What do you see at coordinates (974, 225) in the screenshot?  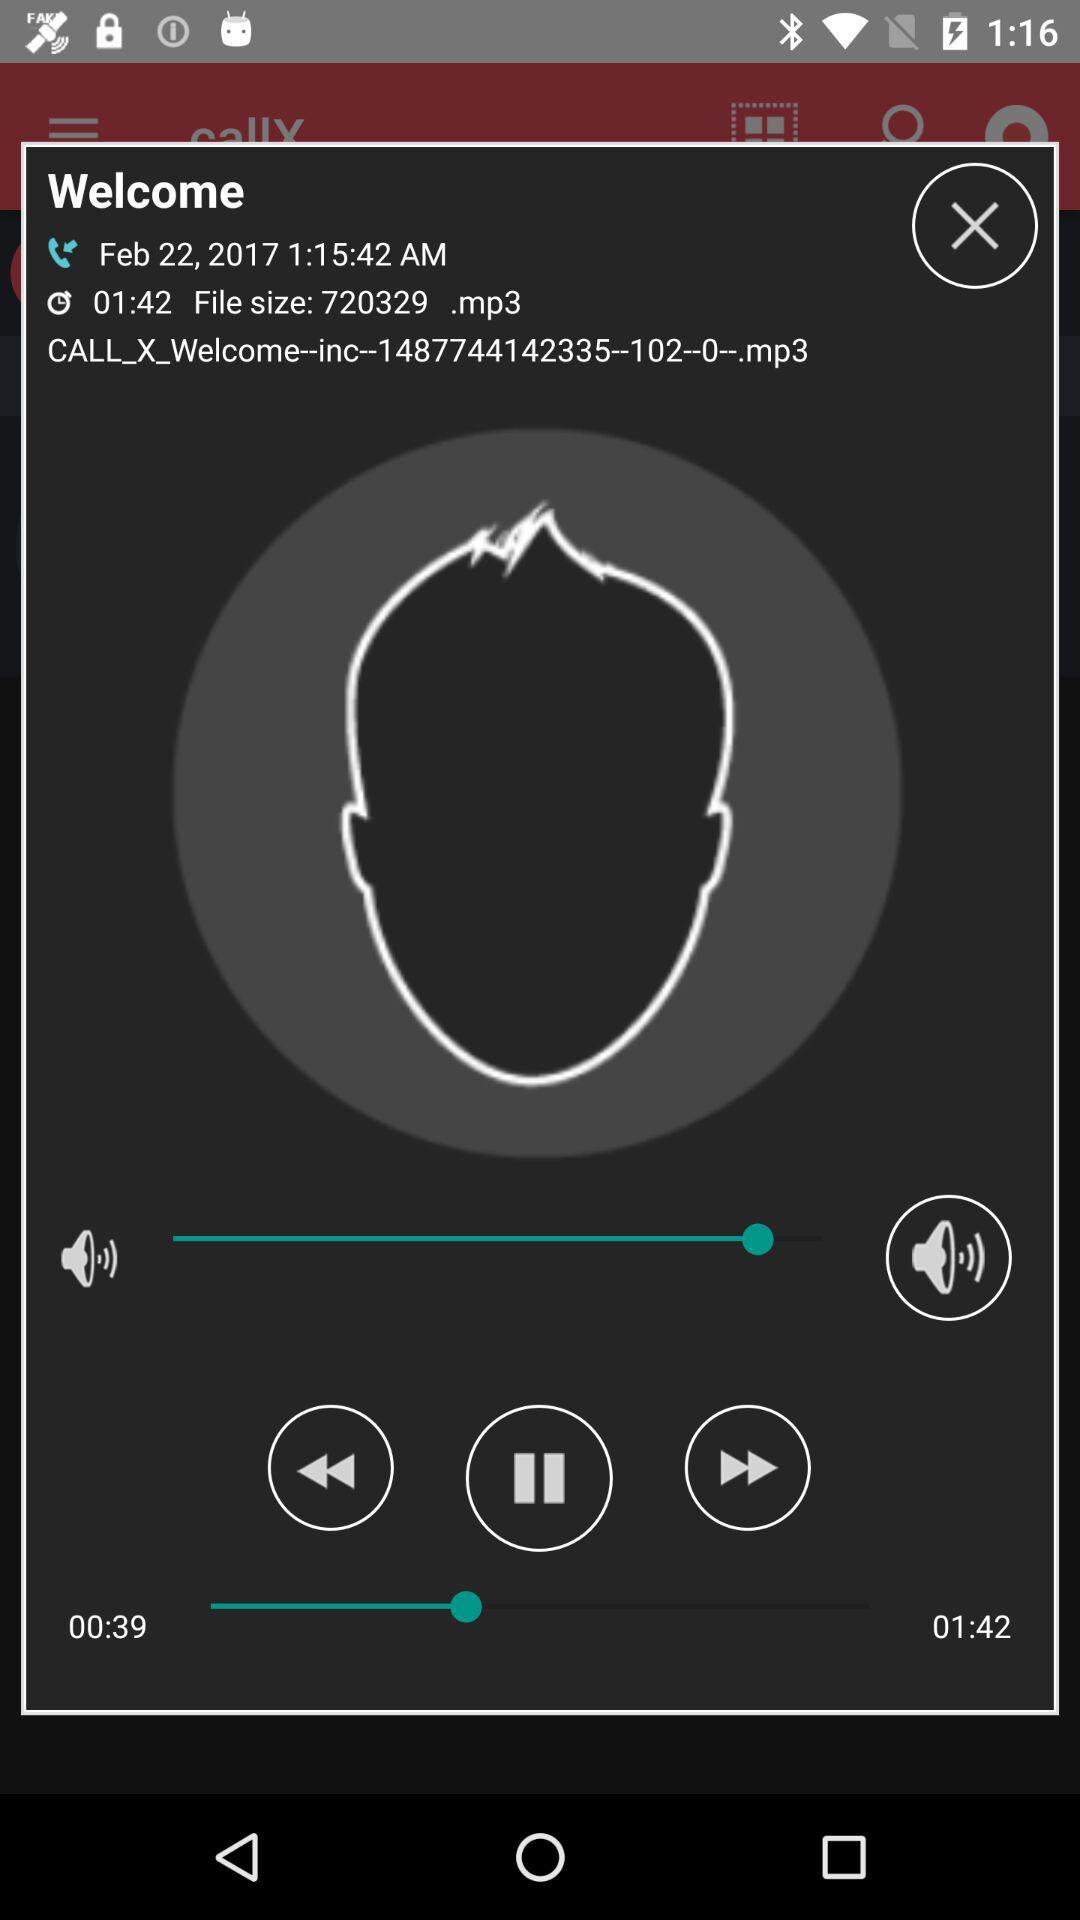 I see `box button` at bounding box center [974, 225].